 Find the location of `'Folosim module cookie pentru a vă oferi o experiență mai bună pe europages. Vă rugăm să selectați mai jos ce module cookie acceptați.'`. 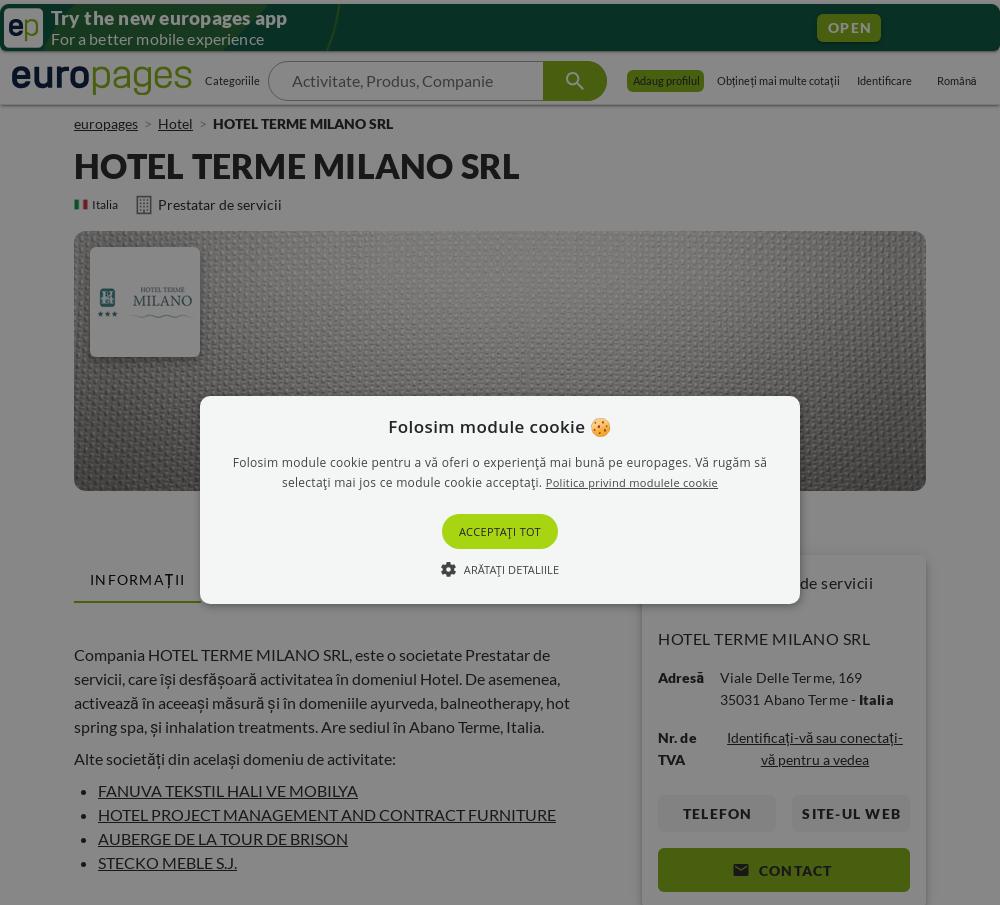

'Folosim module cookie pentru a vă oferi o experiență mai bună pe europages. Vă rugăm să selectați mai jos ce module cookie acceptați.' is located at coordinates (498, 472).